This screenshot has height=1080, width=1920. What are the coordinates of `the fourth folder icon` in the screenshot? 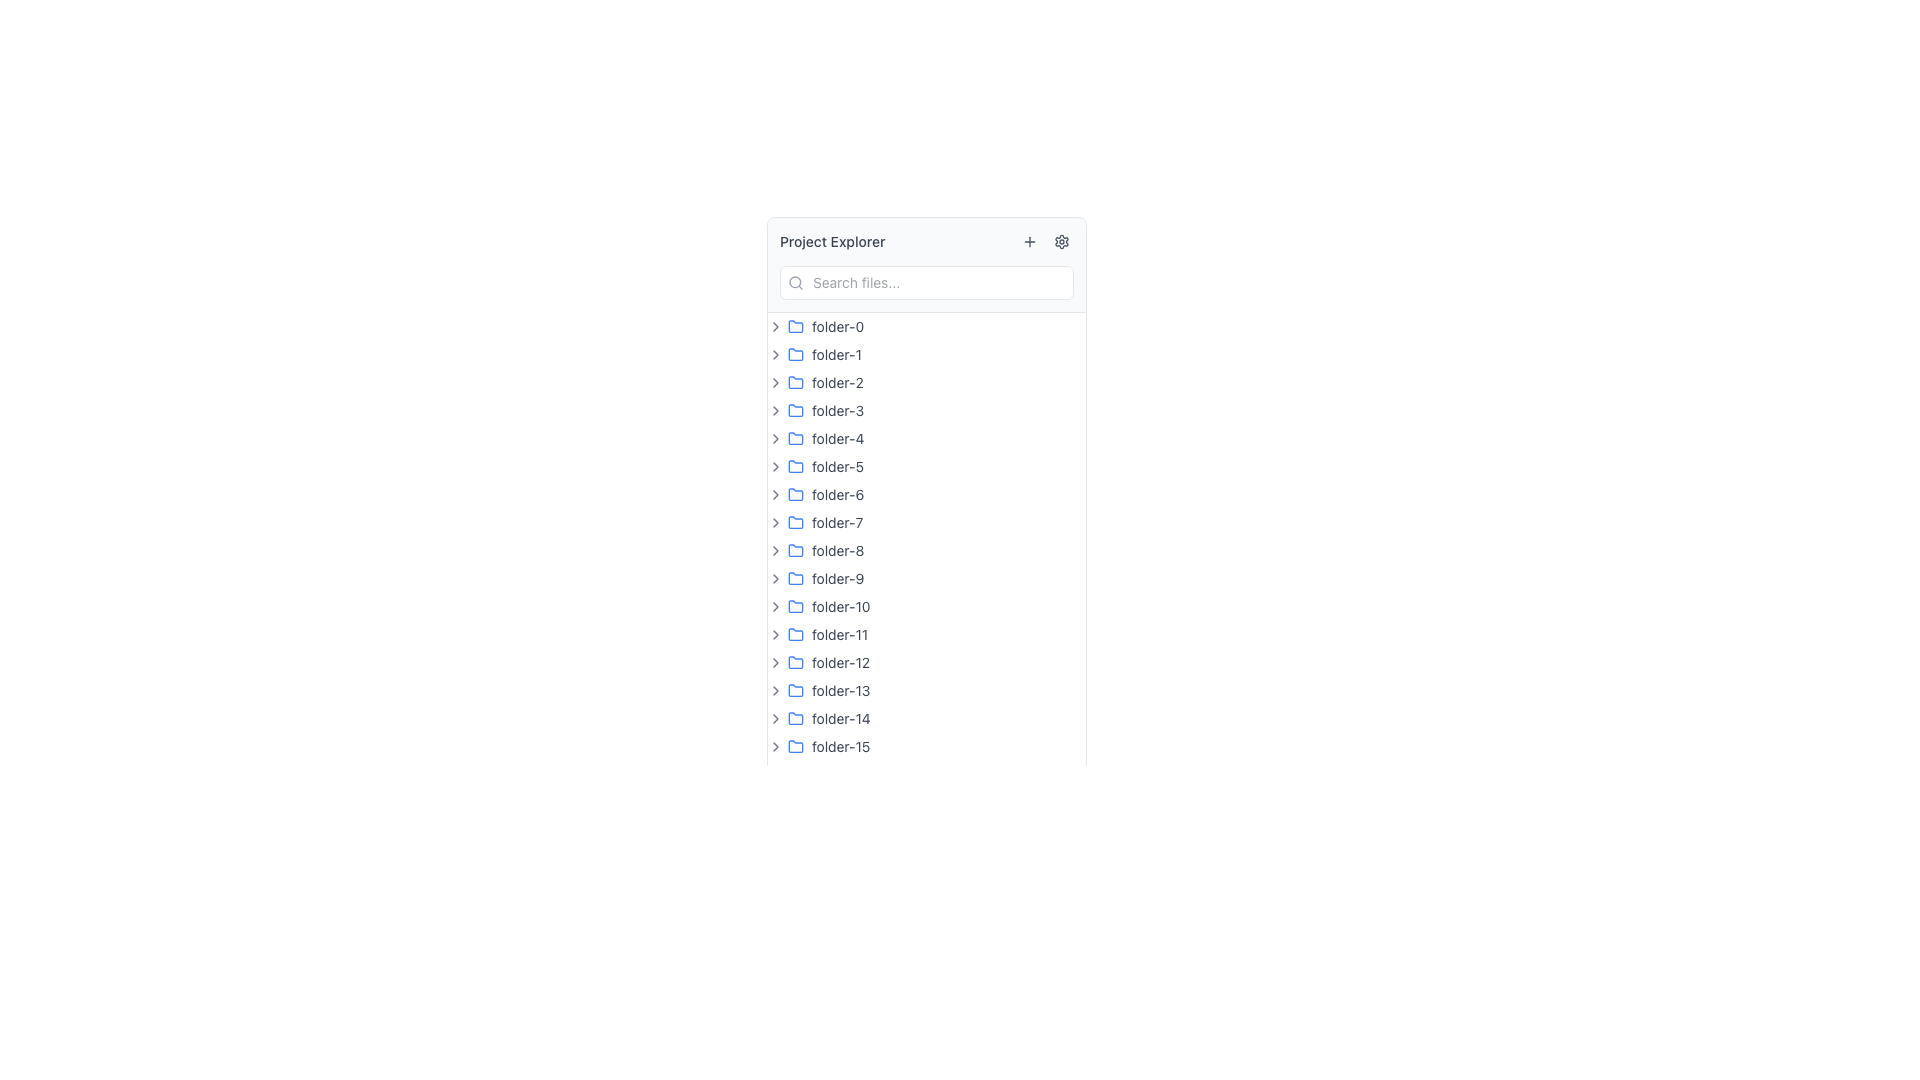 It's located at (795, 408).